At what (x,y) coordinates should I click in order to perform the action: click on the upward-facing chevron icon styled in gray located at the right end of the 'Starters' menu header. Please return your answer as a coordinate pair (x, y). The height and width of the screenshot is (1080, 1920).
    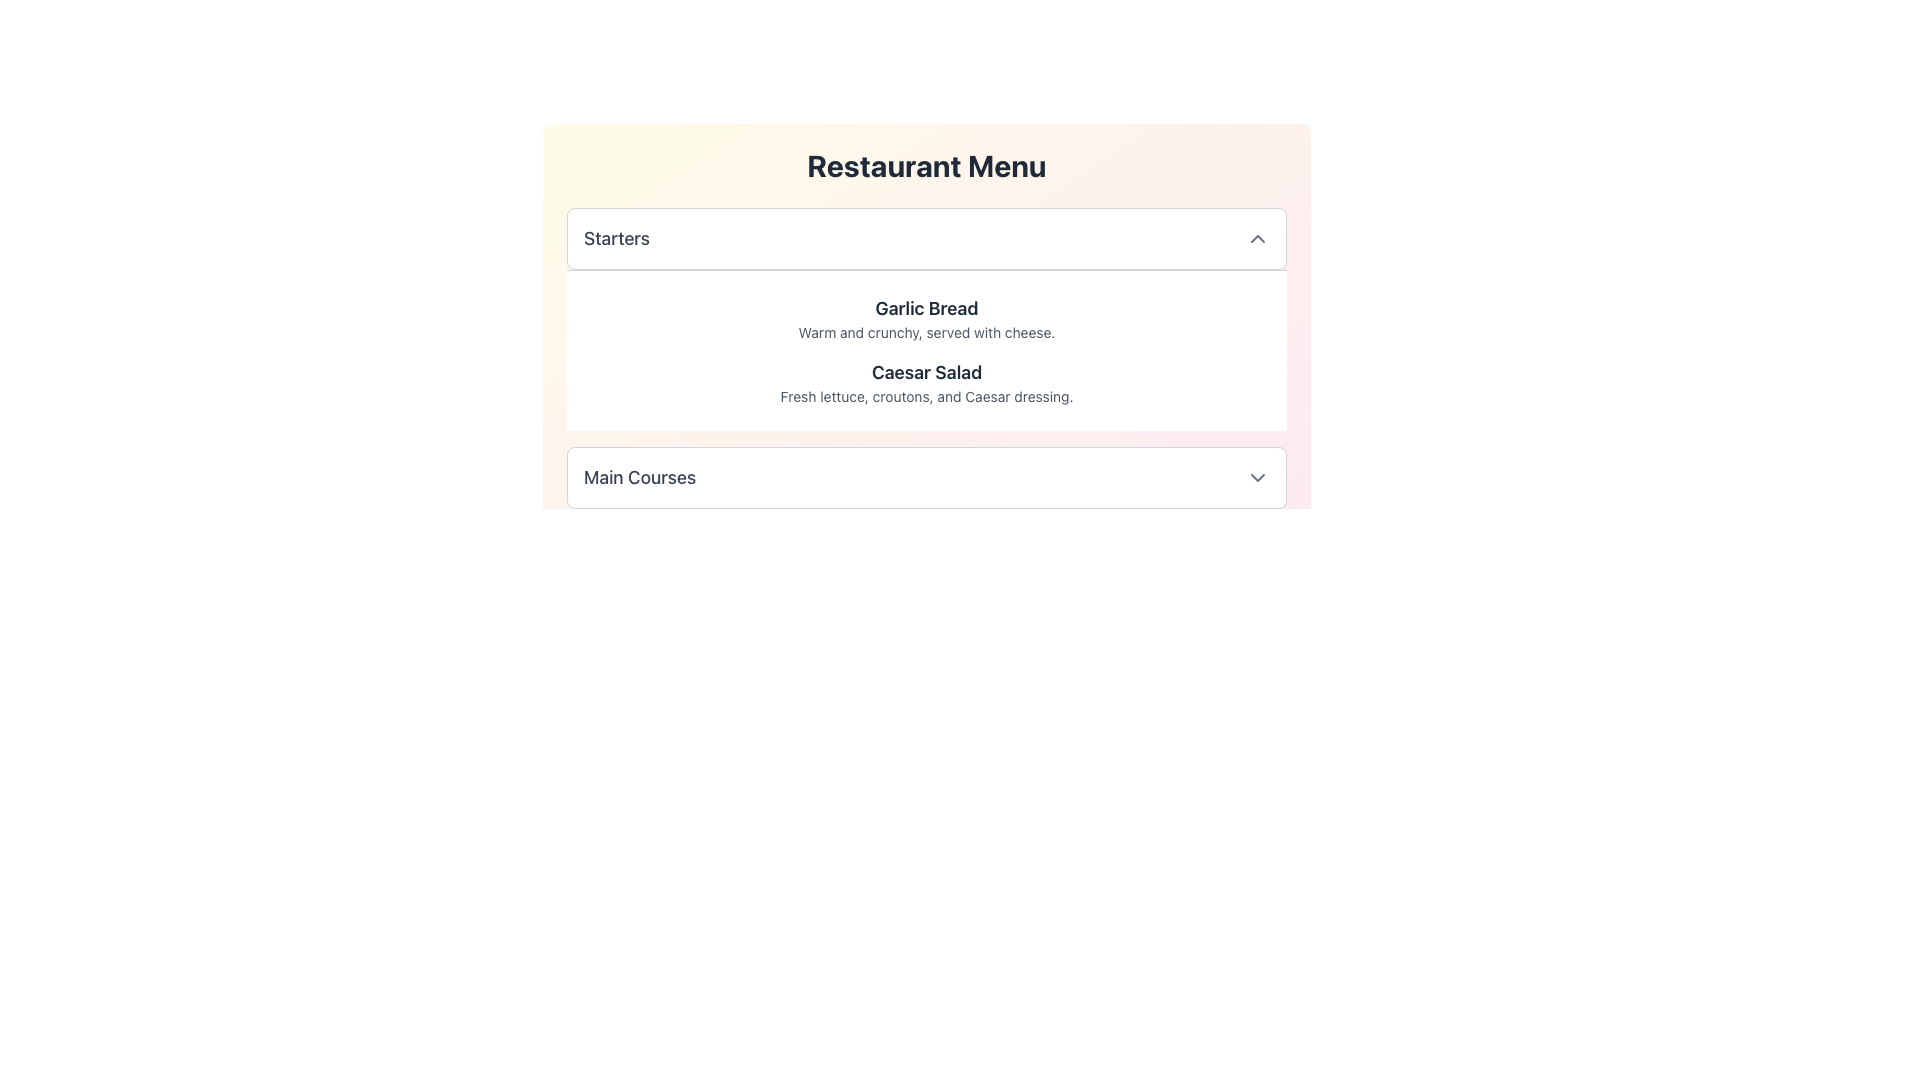
    Looking at the image, I should click on (1256, 238).